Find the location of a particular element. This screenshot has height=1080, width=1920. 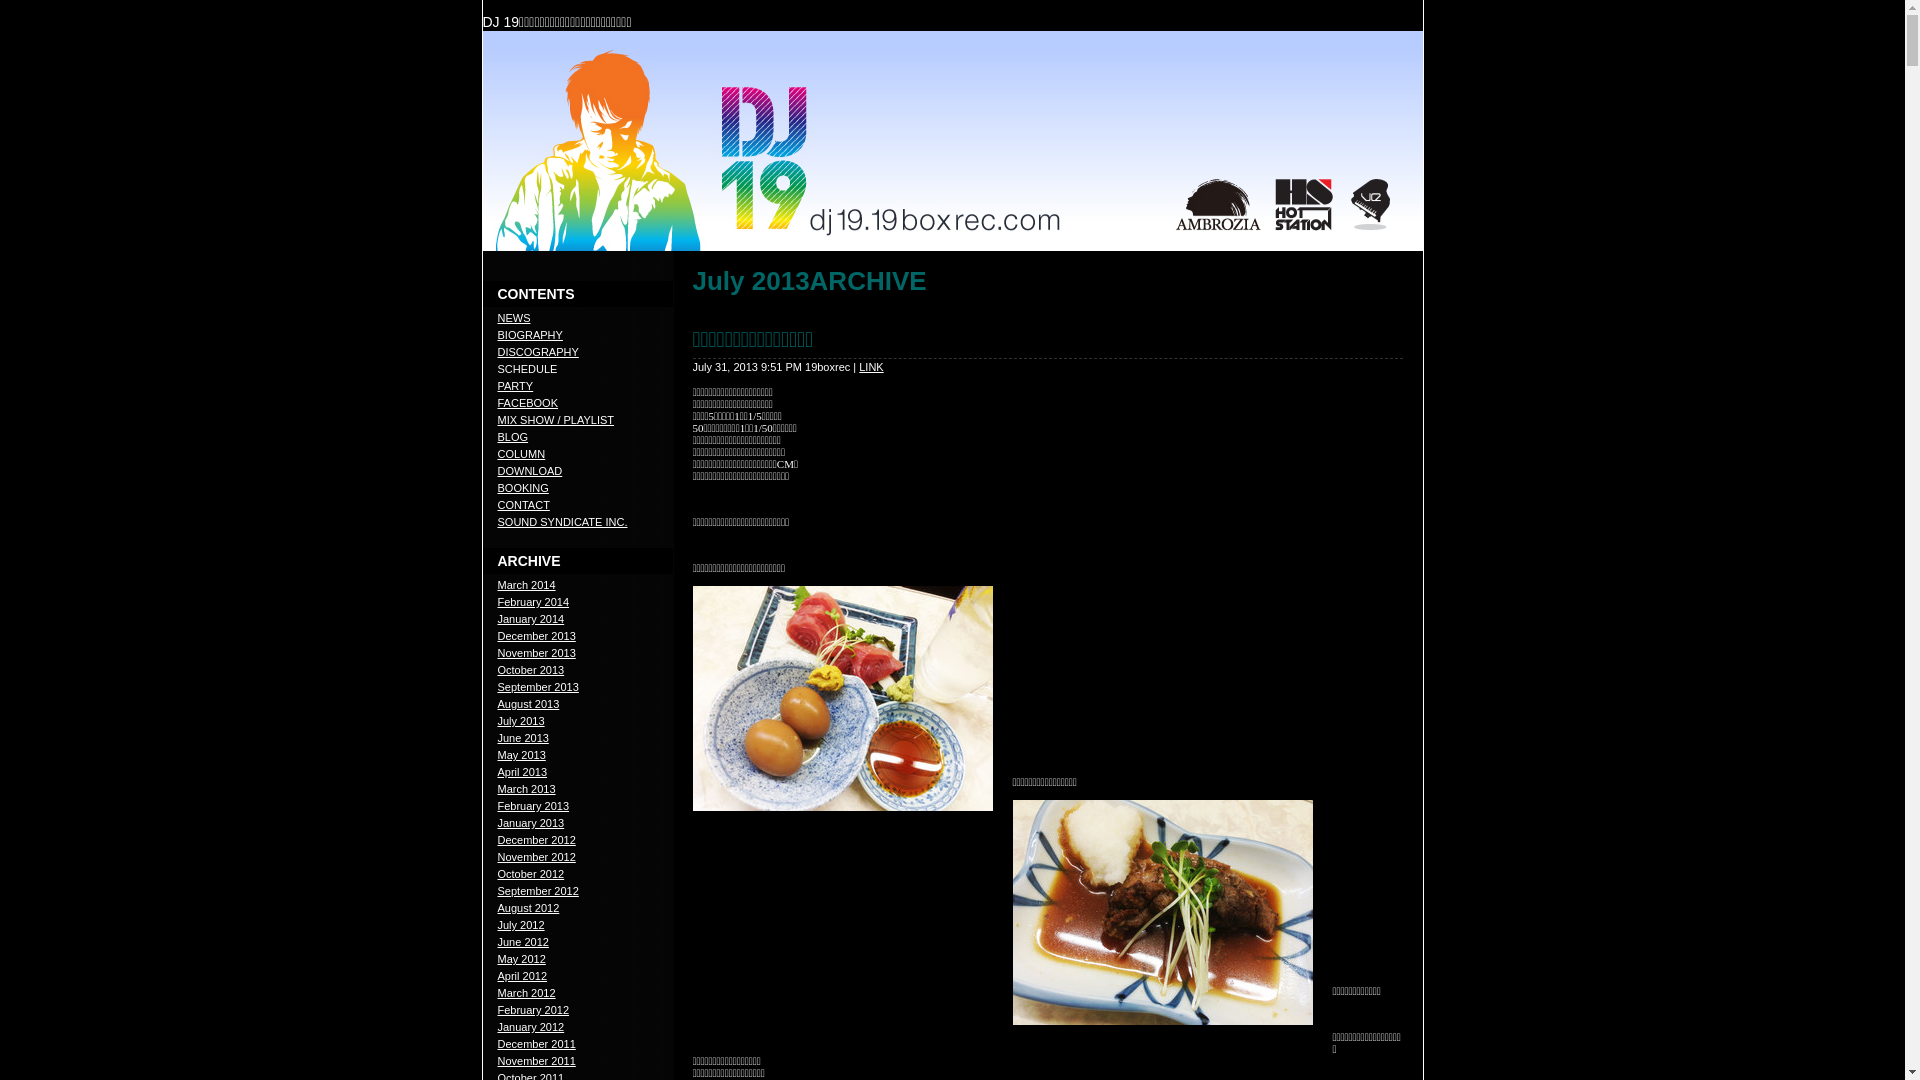

'October 2013' is located at coordinates (531, 670).